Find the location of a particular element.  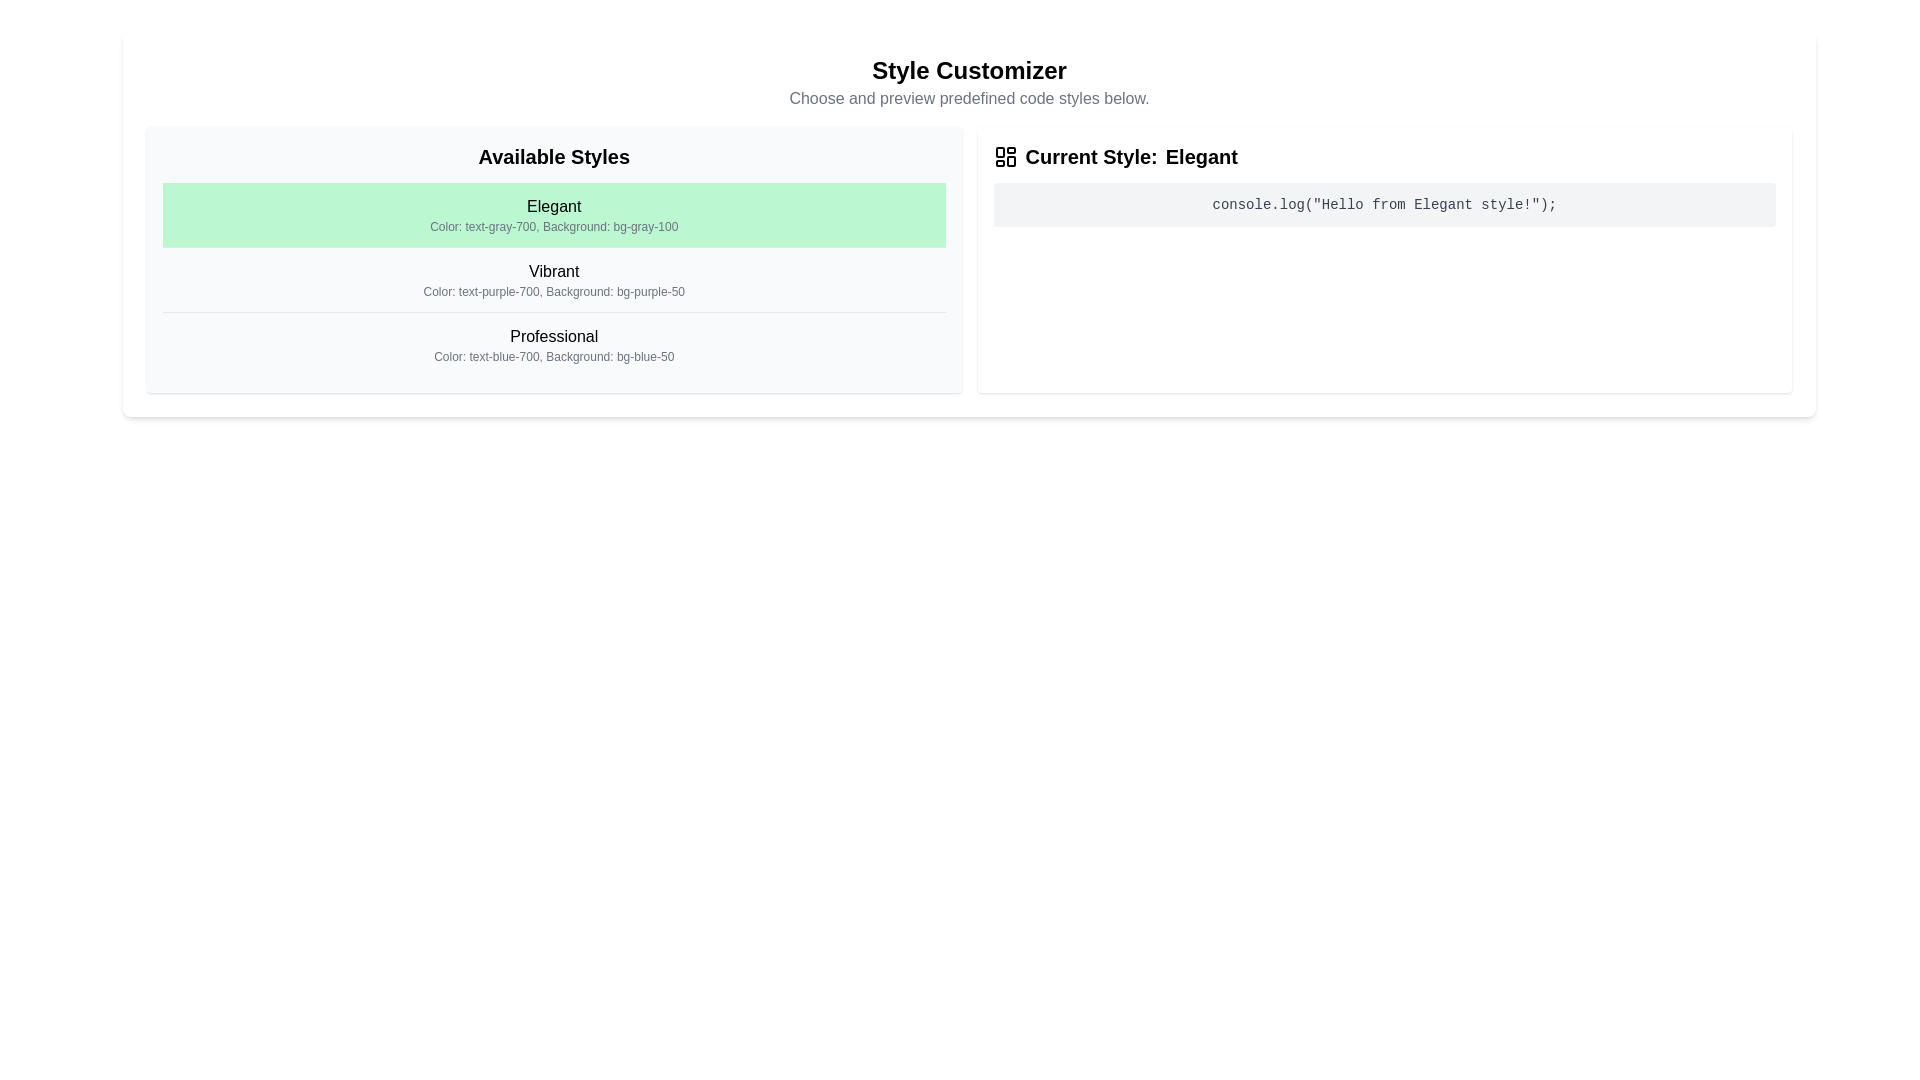

the Text element that presents the details of the color and background used for the 'Vibrant' style option, located below the 'Vibrant' heading is located at coordinates (554, 292).